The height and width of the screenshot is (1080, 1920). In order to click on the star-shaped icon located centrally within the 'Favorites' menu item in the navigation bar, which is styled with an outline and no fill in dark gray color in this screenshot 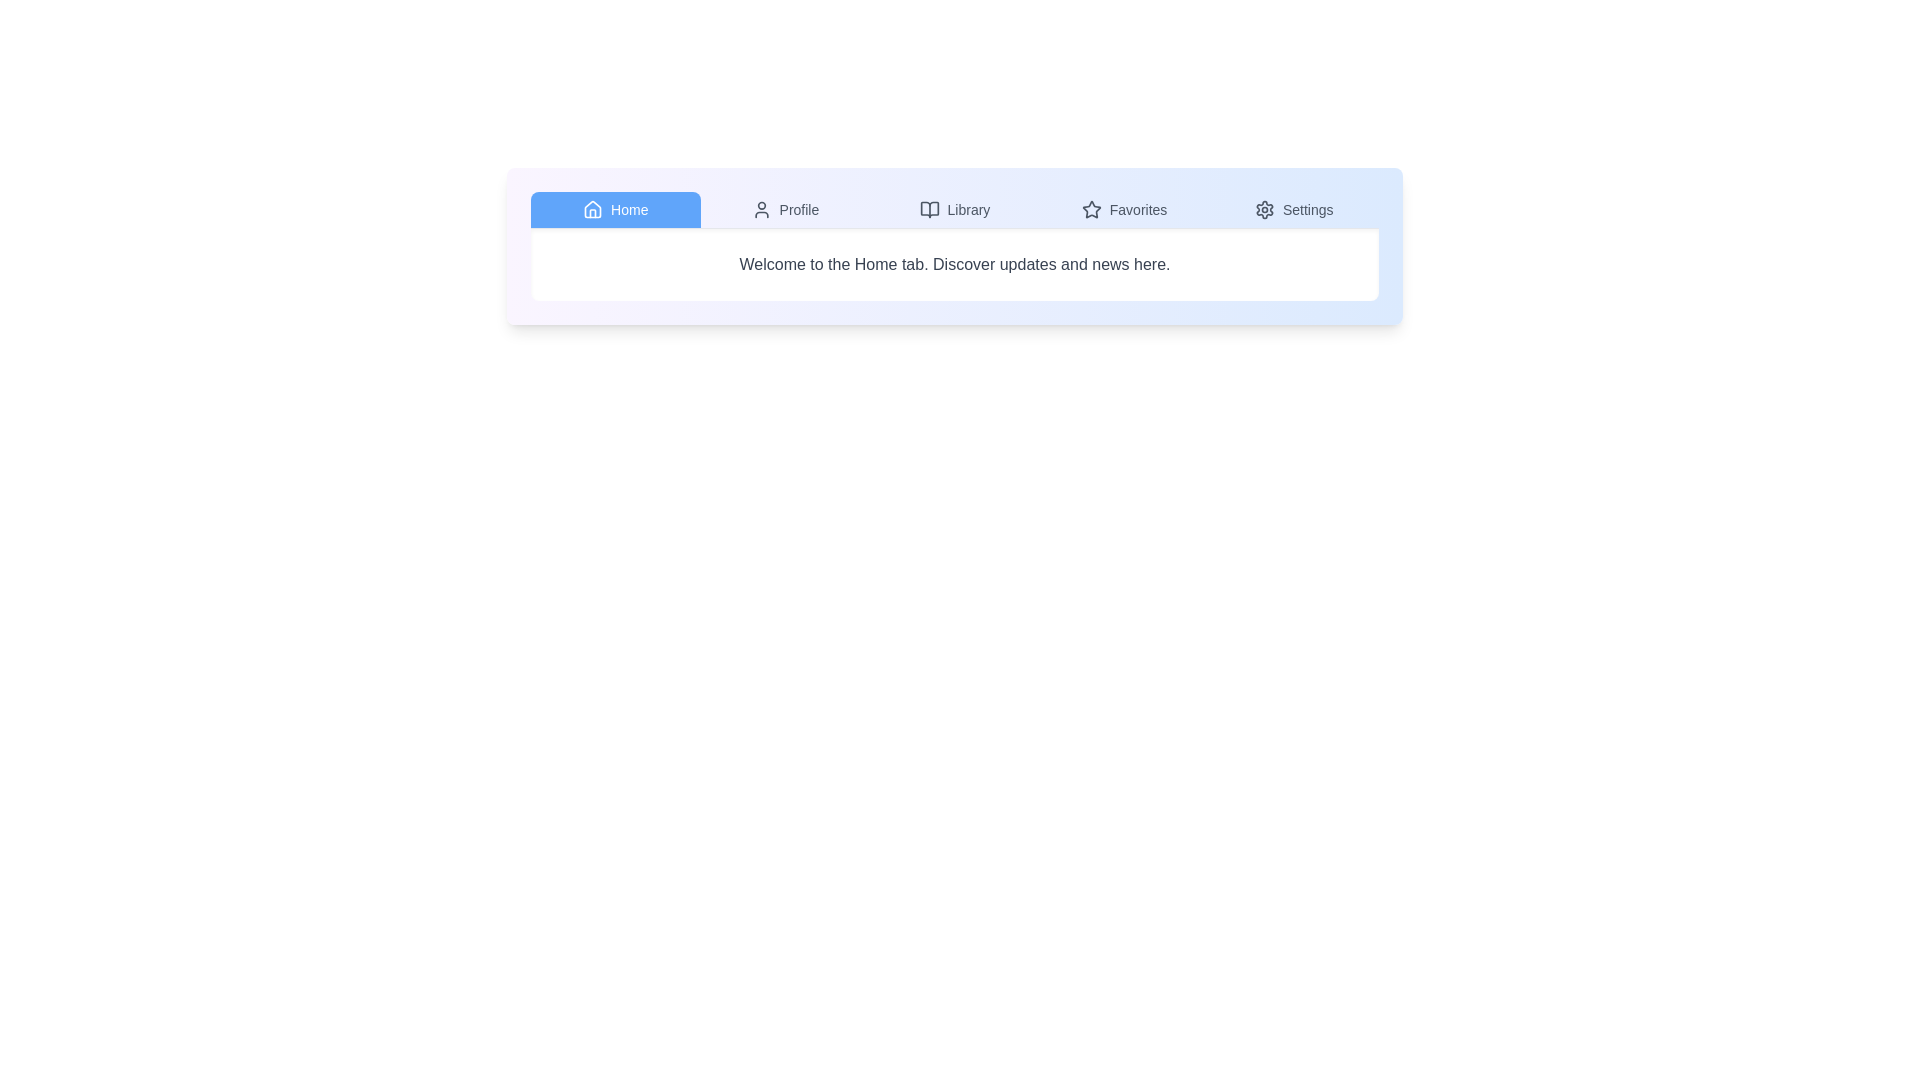, I will do `click(1090, 209)`.